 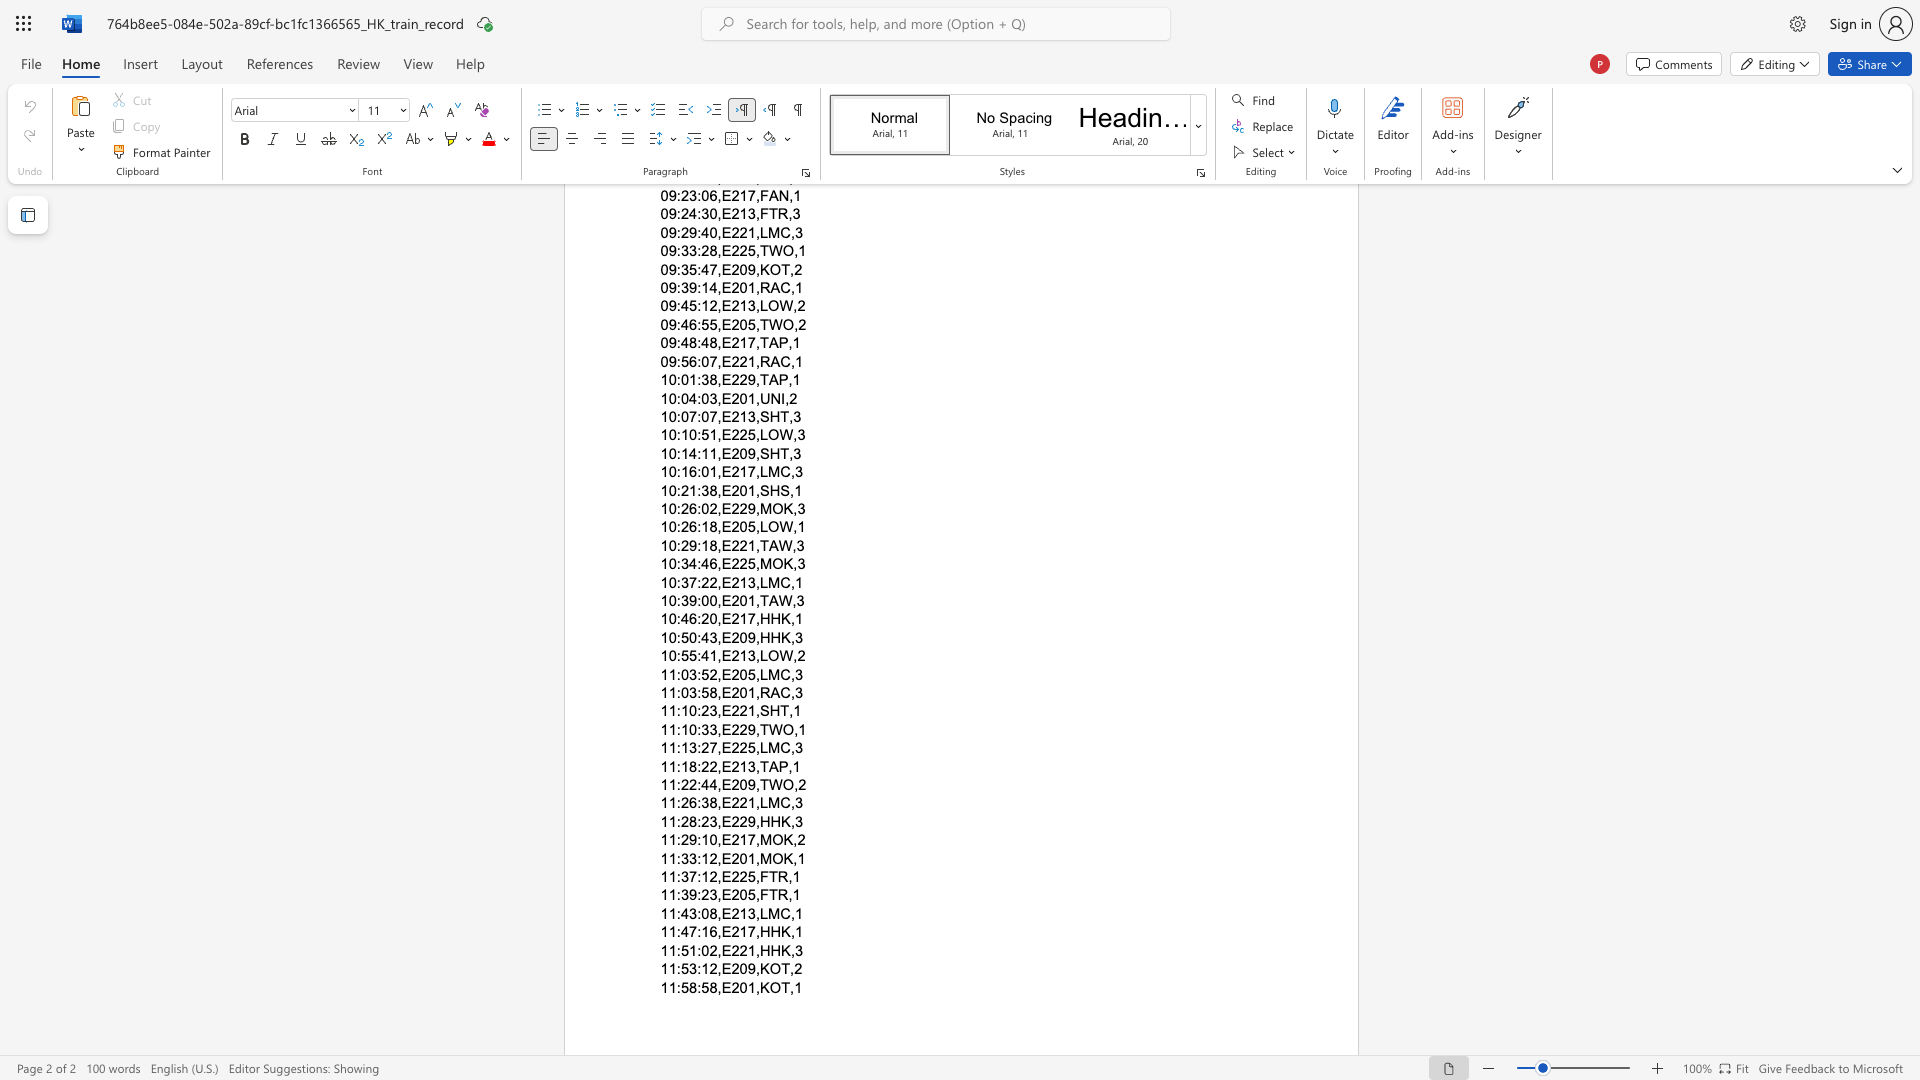 What do you see at coordinates (758, 894) in the screenshot?
I see `the subset text "FT" within the text "11:39:23,E205,FTR,1"` at bounding box center [758, 894].